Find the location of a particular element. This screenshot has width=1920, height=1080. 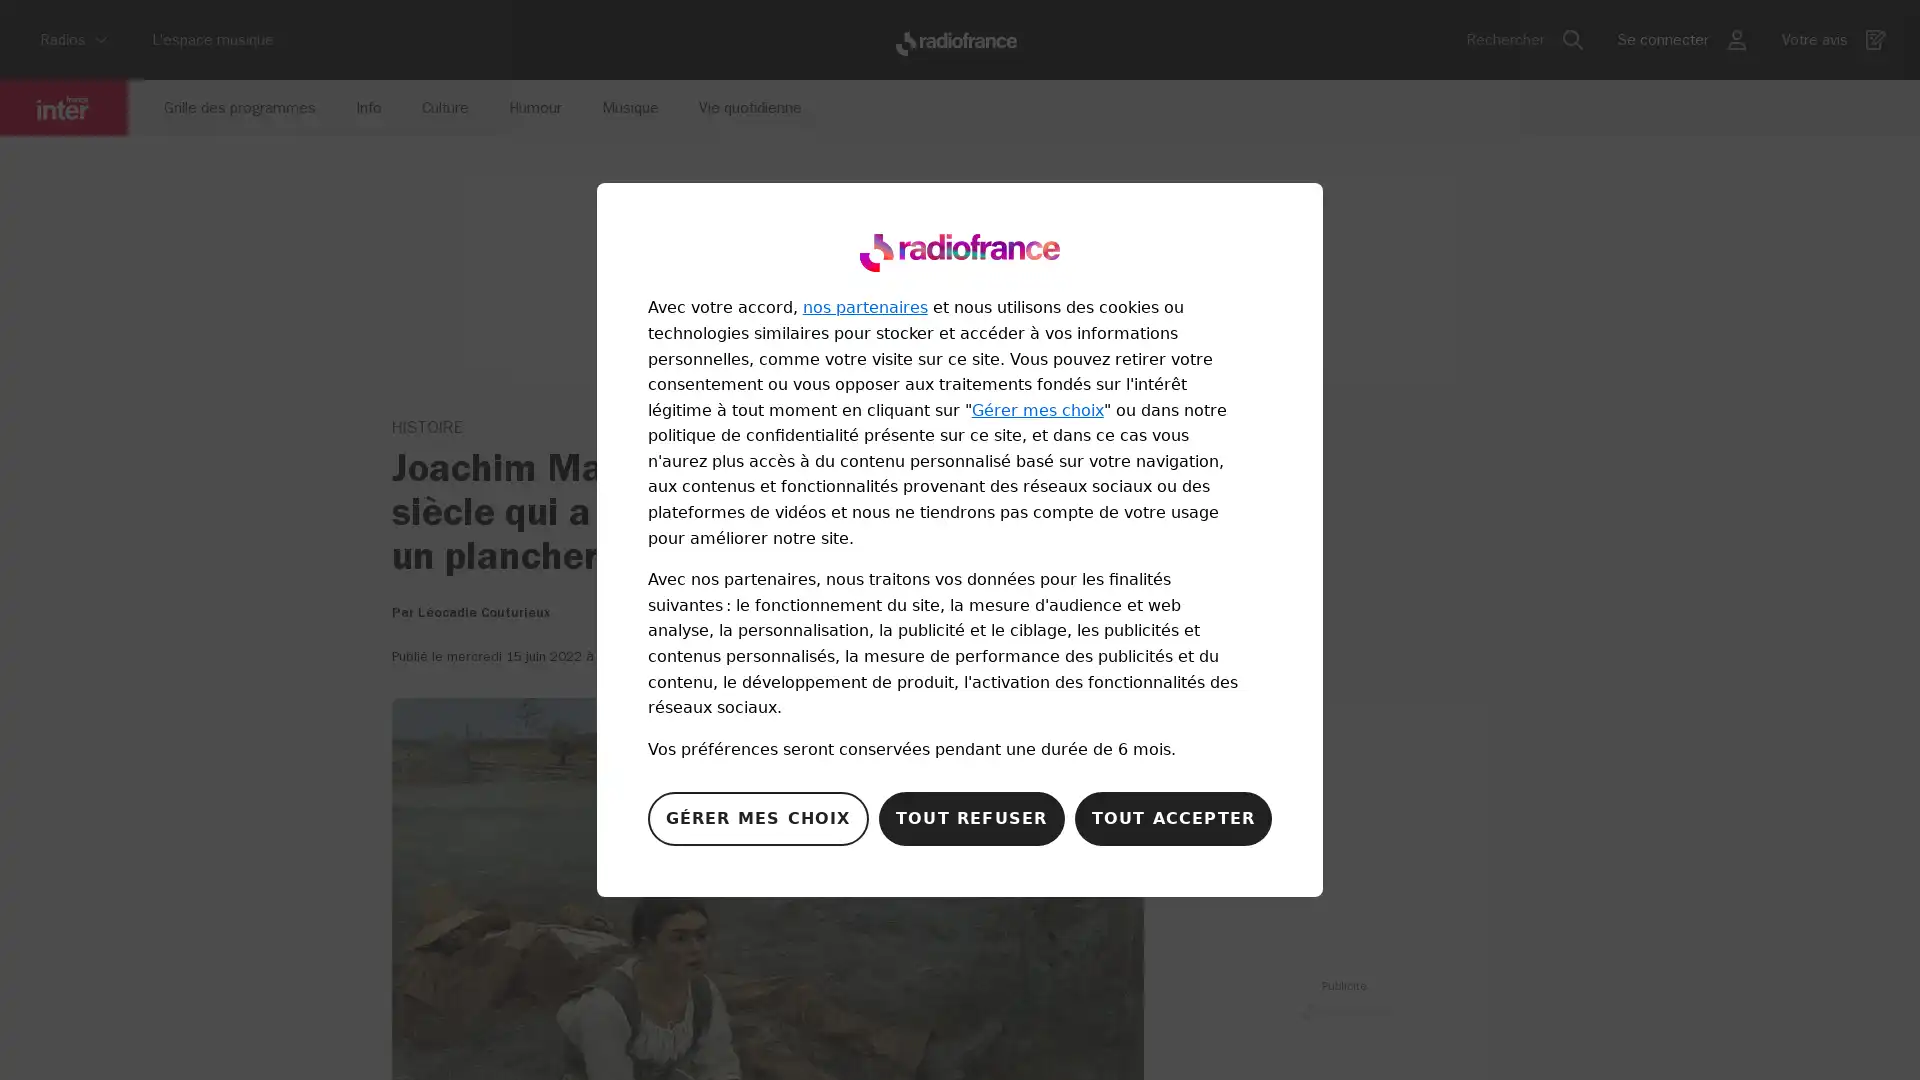

Refuser notre traitement des donnees et fermer is located at coordinates (970, 818).